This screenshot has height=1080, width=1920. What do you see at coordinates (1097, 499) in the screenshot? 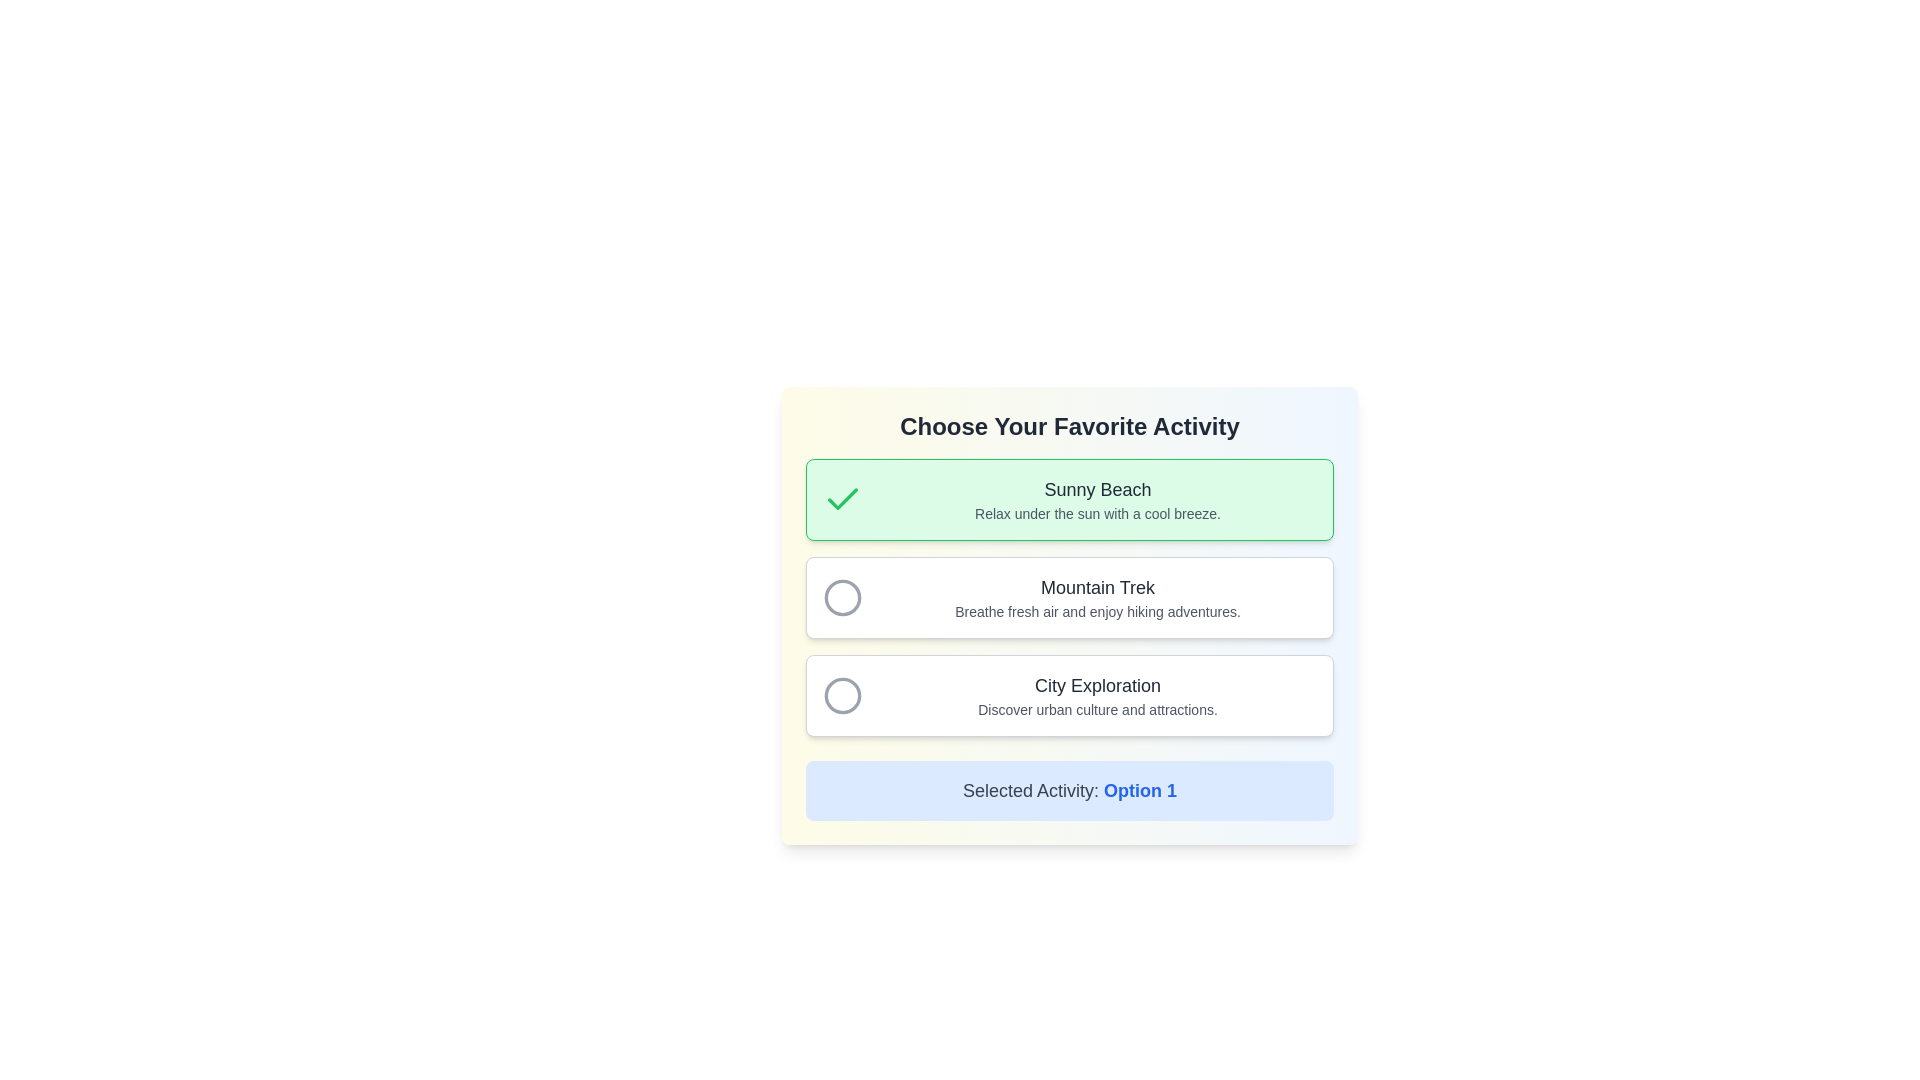
I see `the 'Sunny Beach' display text element, which features bold text and a light green background` at bounding box center [1097, 499].